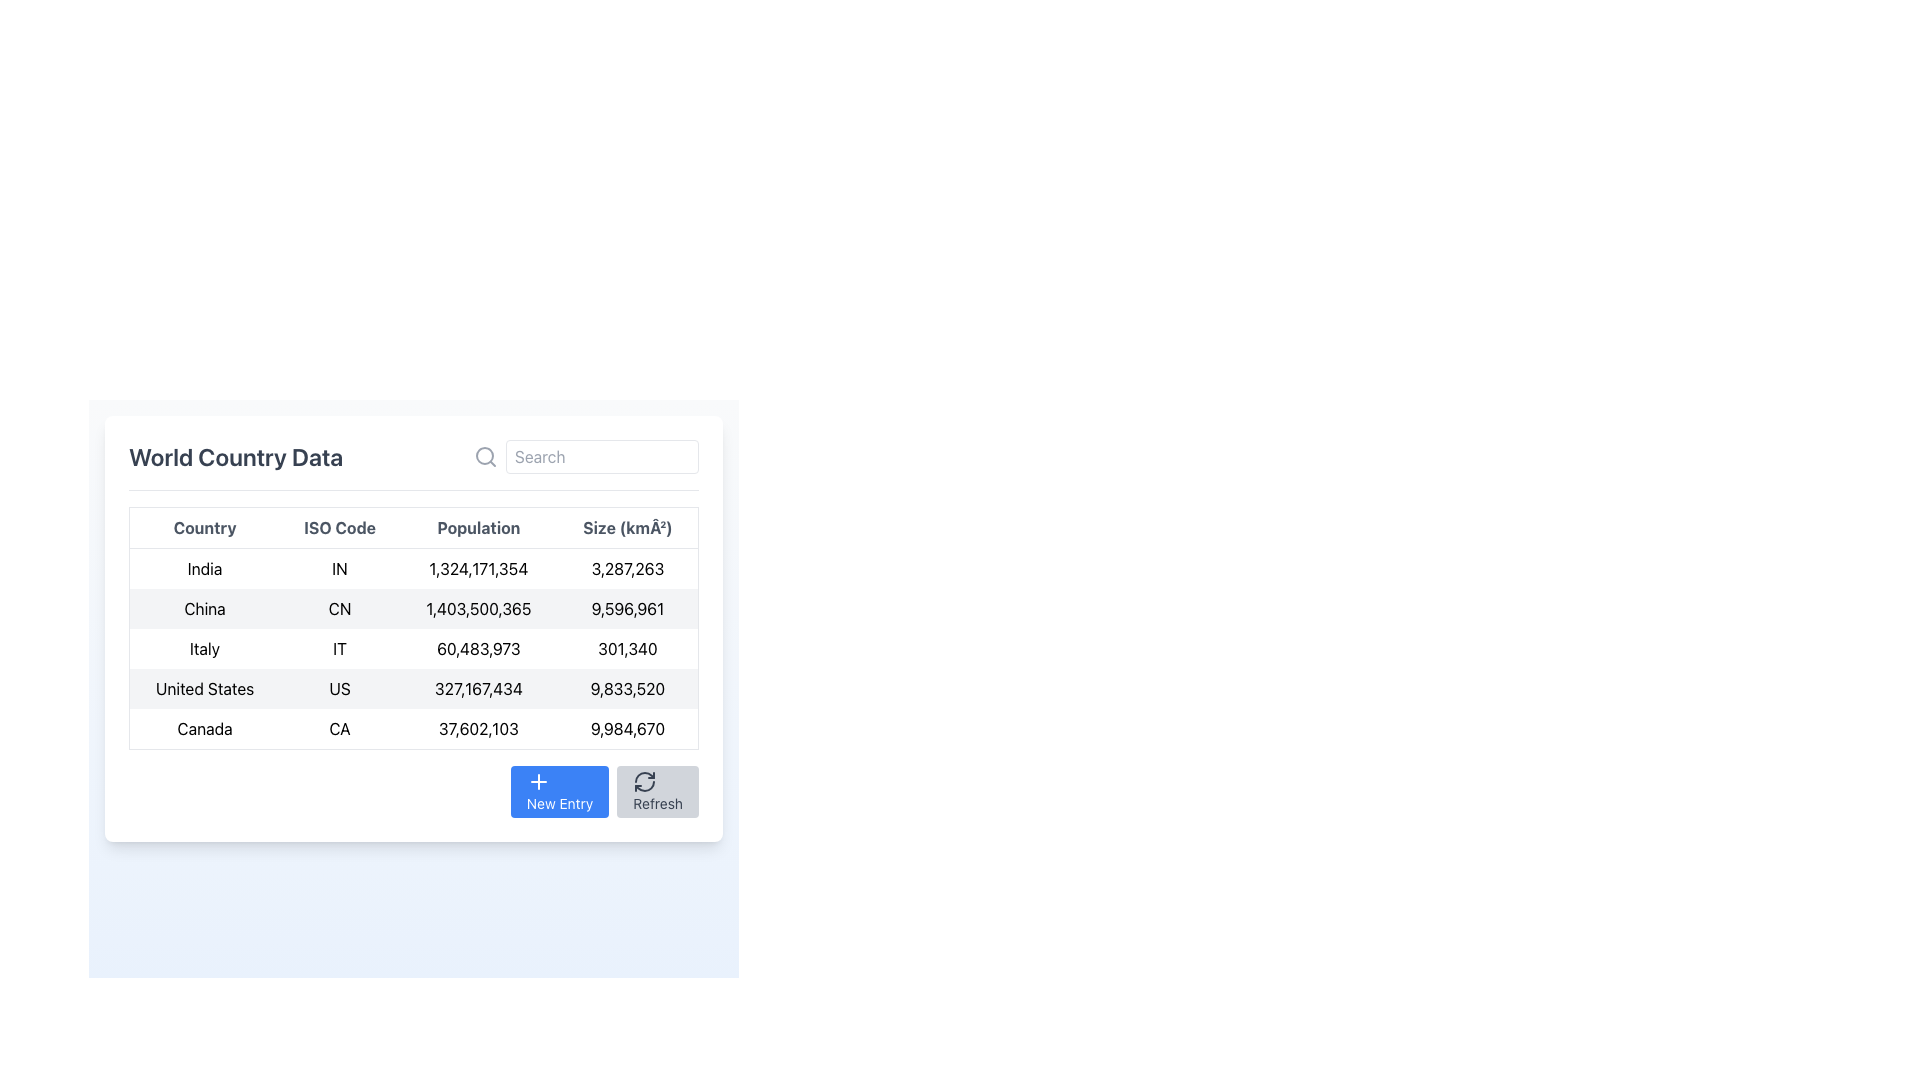  I want to click on the content of the ISO code text element for Canada, which is located in the second column of the table, so click(340, 729).